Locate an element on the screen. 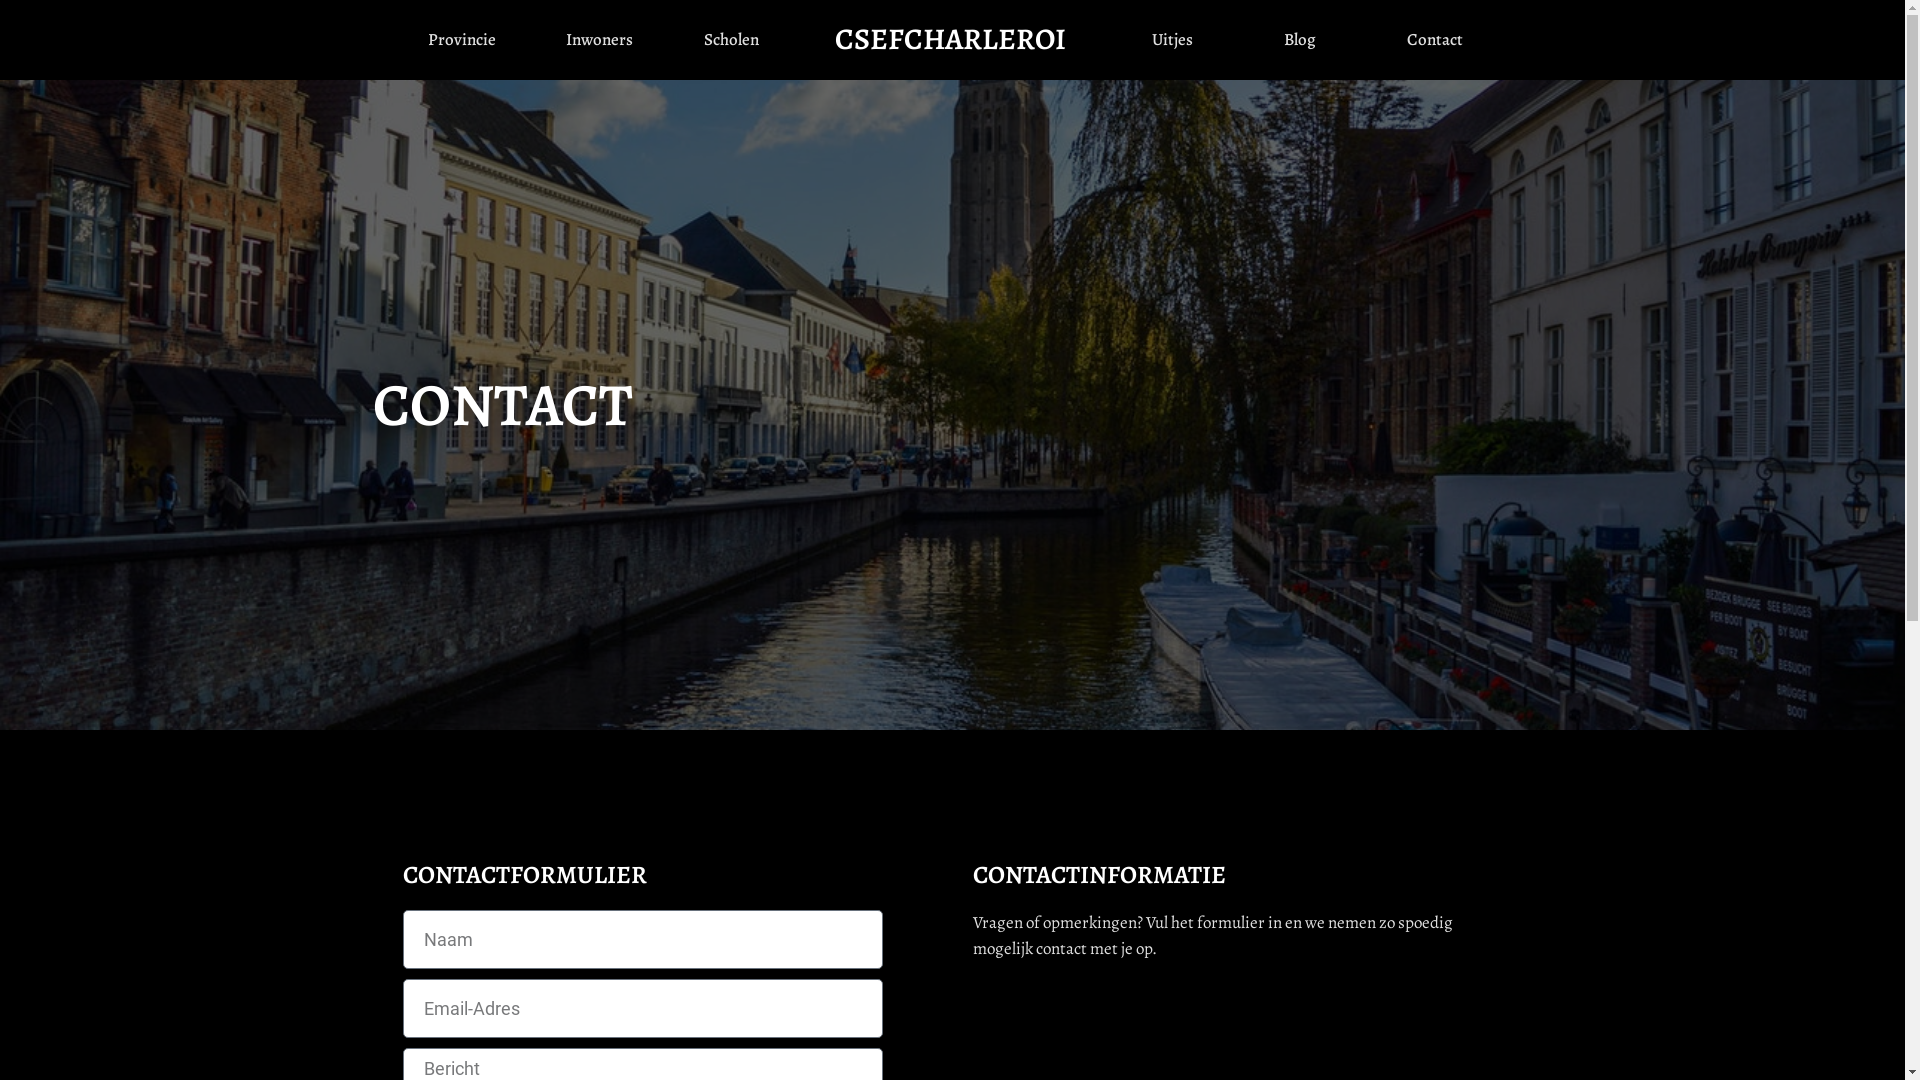 The width and height of the screenshot is (1920, 1080). 'CSEFCHARLEROI' is located at coordinates (949, 38).